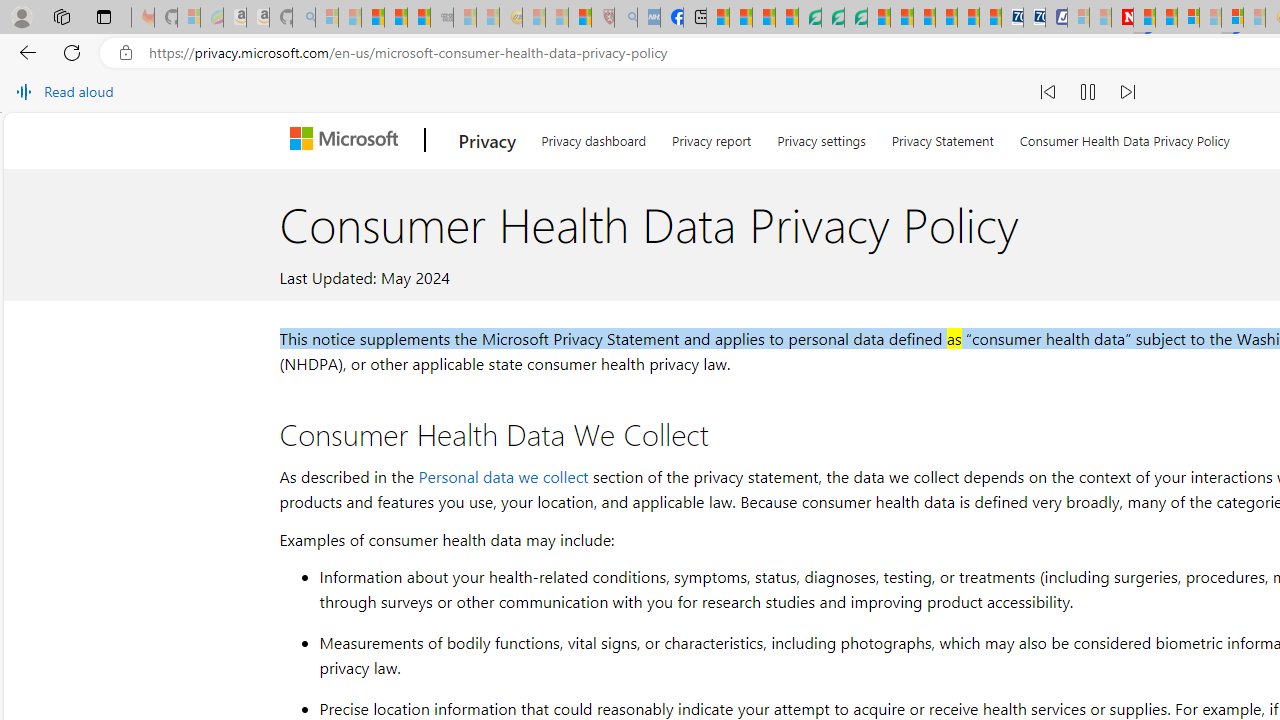 The width and height of the screenshot is (1280, 720). I want to click on 'Trusted Community Engagement and Contributions | Guidelines', so click(1144, 17).